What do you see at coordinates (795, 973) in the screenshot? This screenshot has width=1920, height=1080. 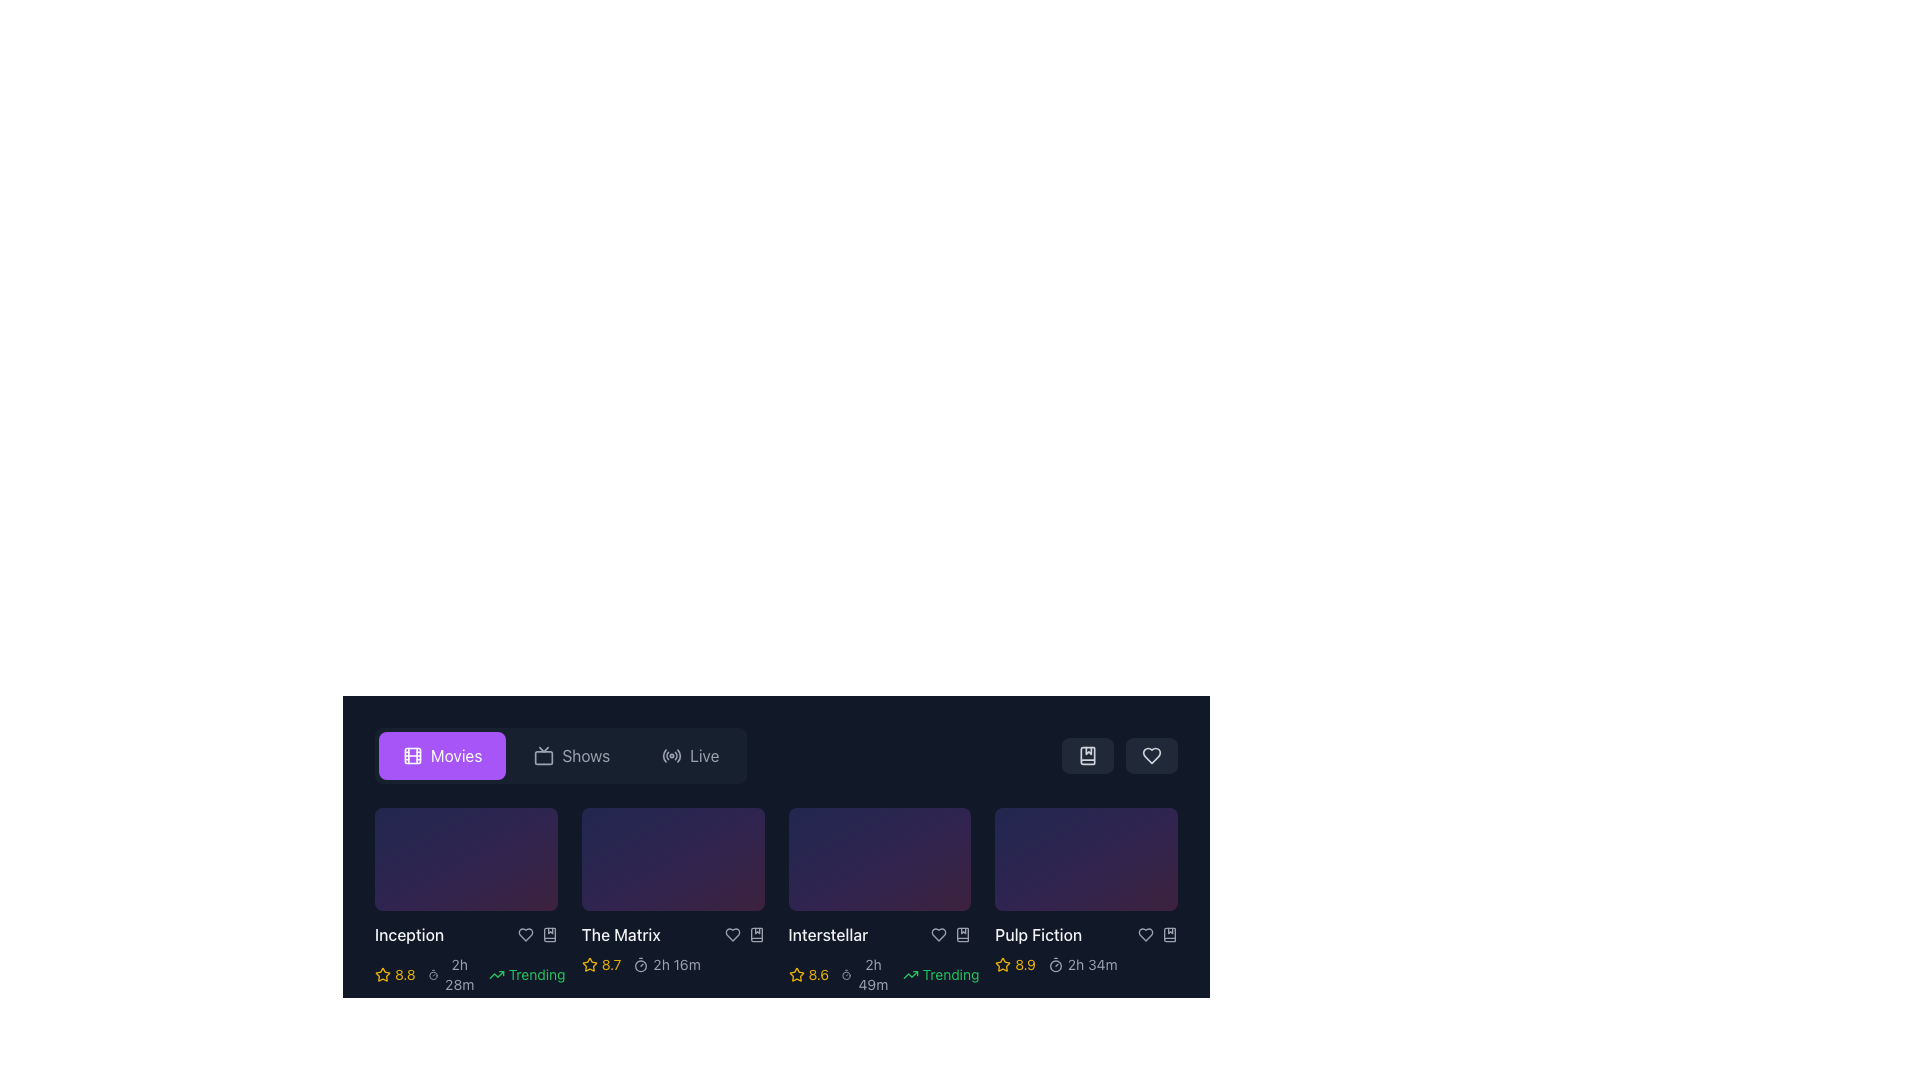 I see `the star icon under the movie 'Interstellar'` at bounding box center [795, 973].